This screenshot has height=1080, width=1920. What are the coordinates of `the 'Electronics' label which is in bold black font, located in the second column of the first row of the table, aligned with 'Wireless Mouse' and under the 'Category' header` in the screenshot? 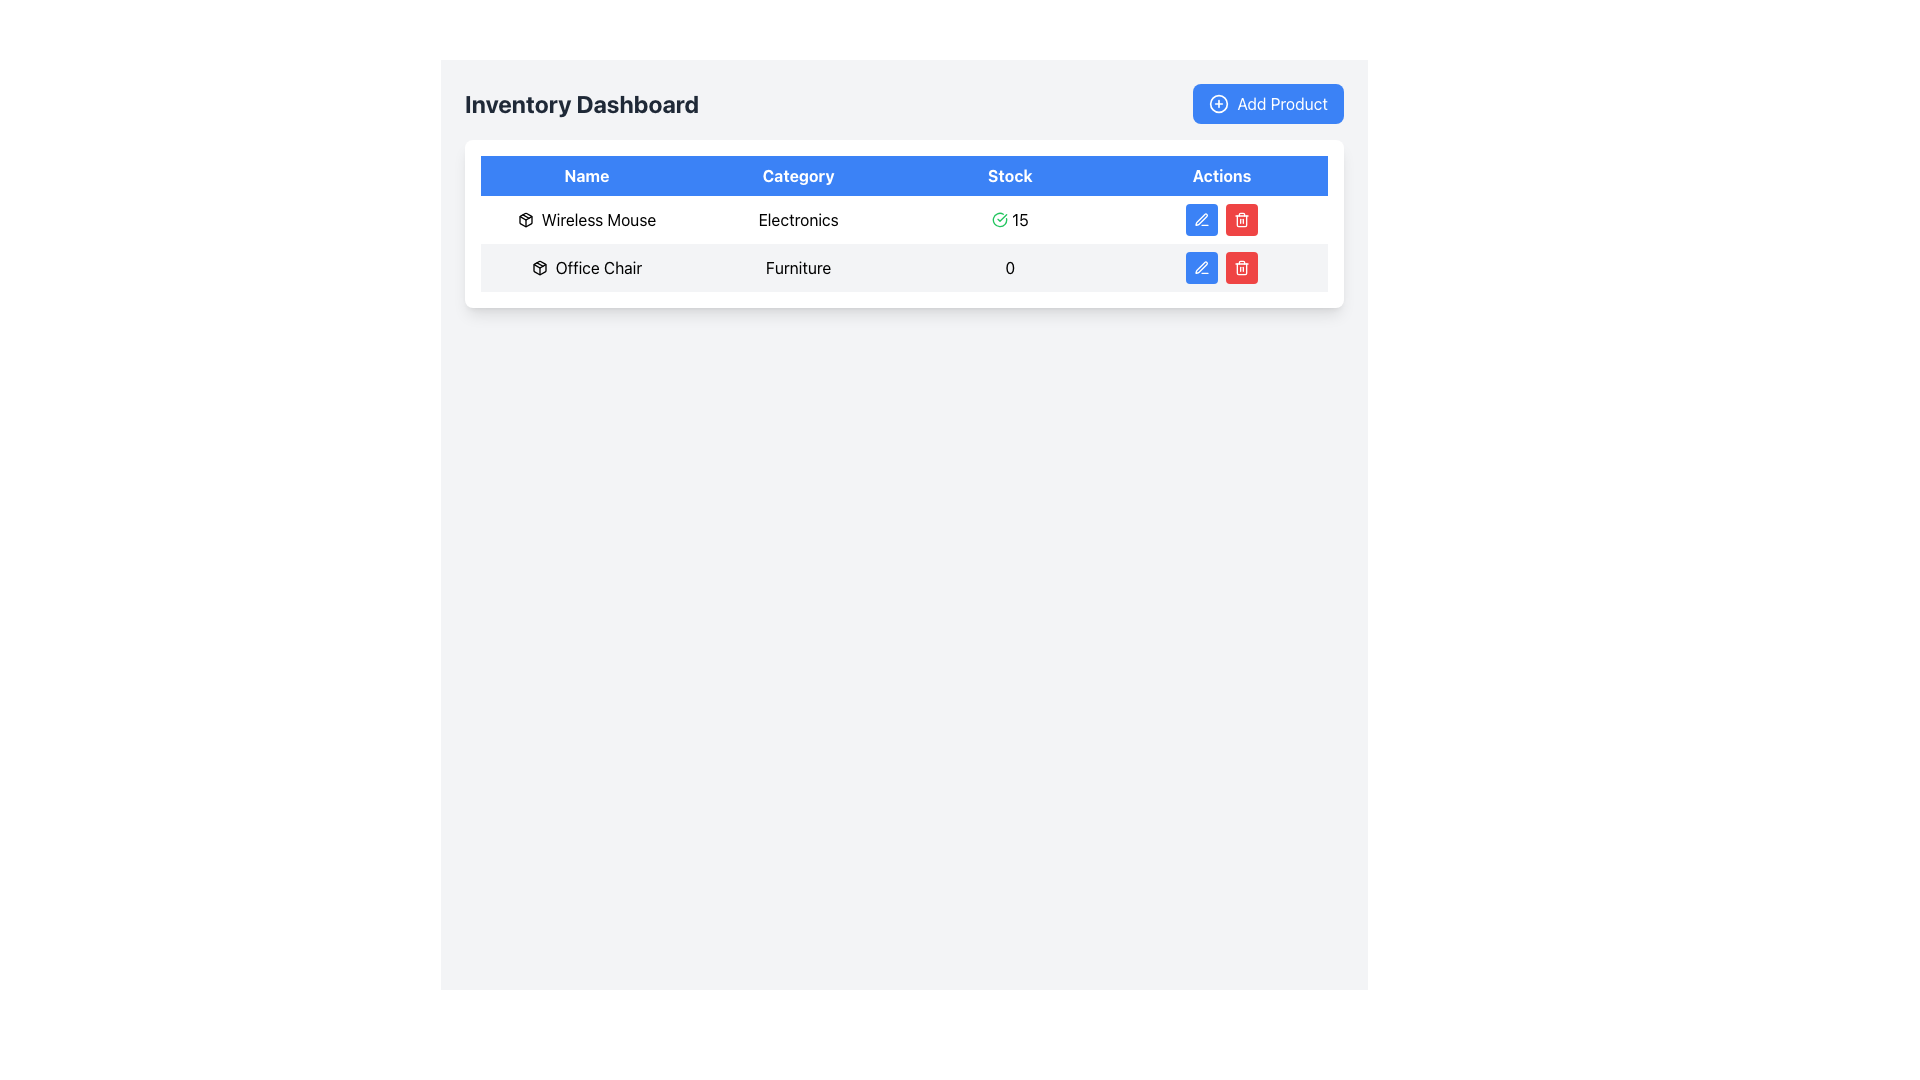 It's located at (797, 219).